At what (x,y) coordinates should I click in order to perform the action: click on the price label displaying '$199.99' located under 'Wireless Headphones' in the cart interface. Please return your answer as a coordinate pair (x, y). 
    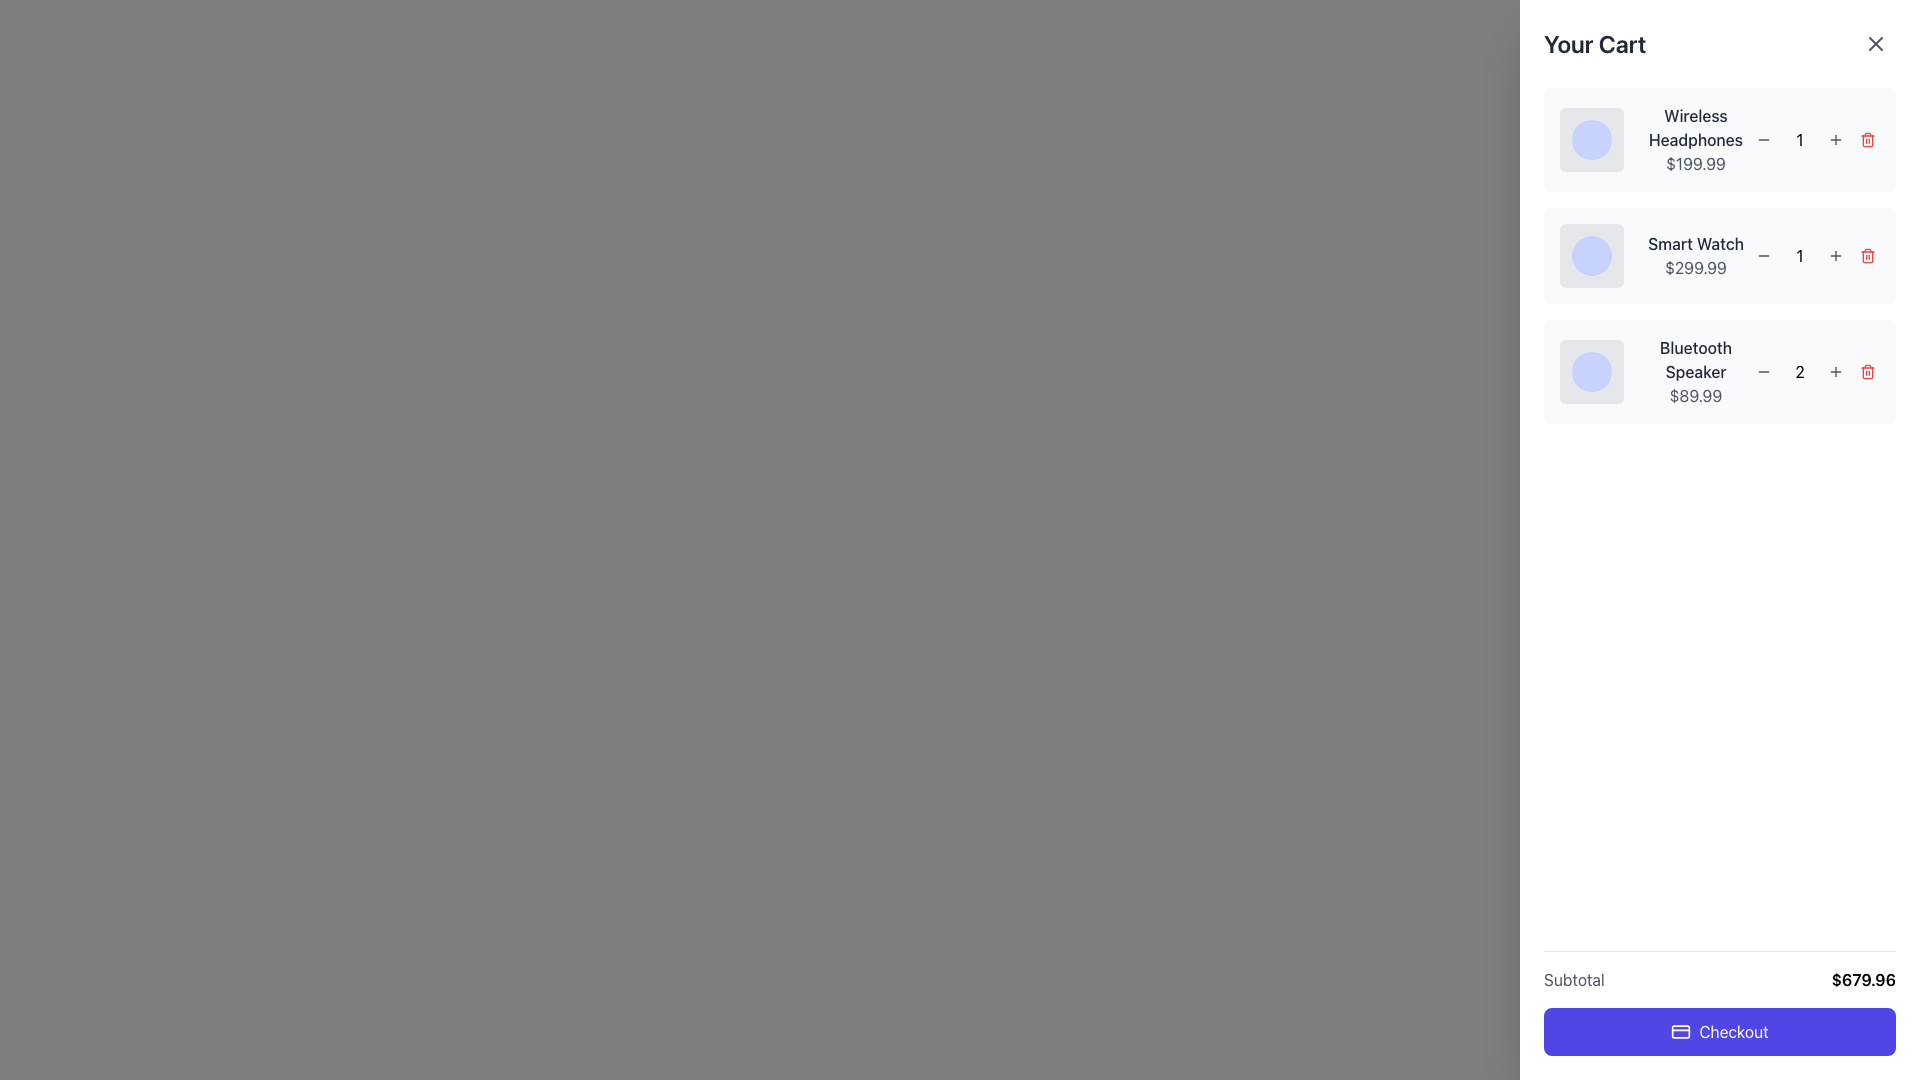
    Looking at the image, I should click on (1694, 163).